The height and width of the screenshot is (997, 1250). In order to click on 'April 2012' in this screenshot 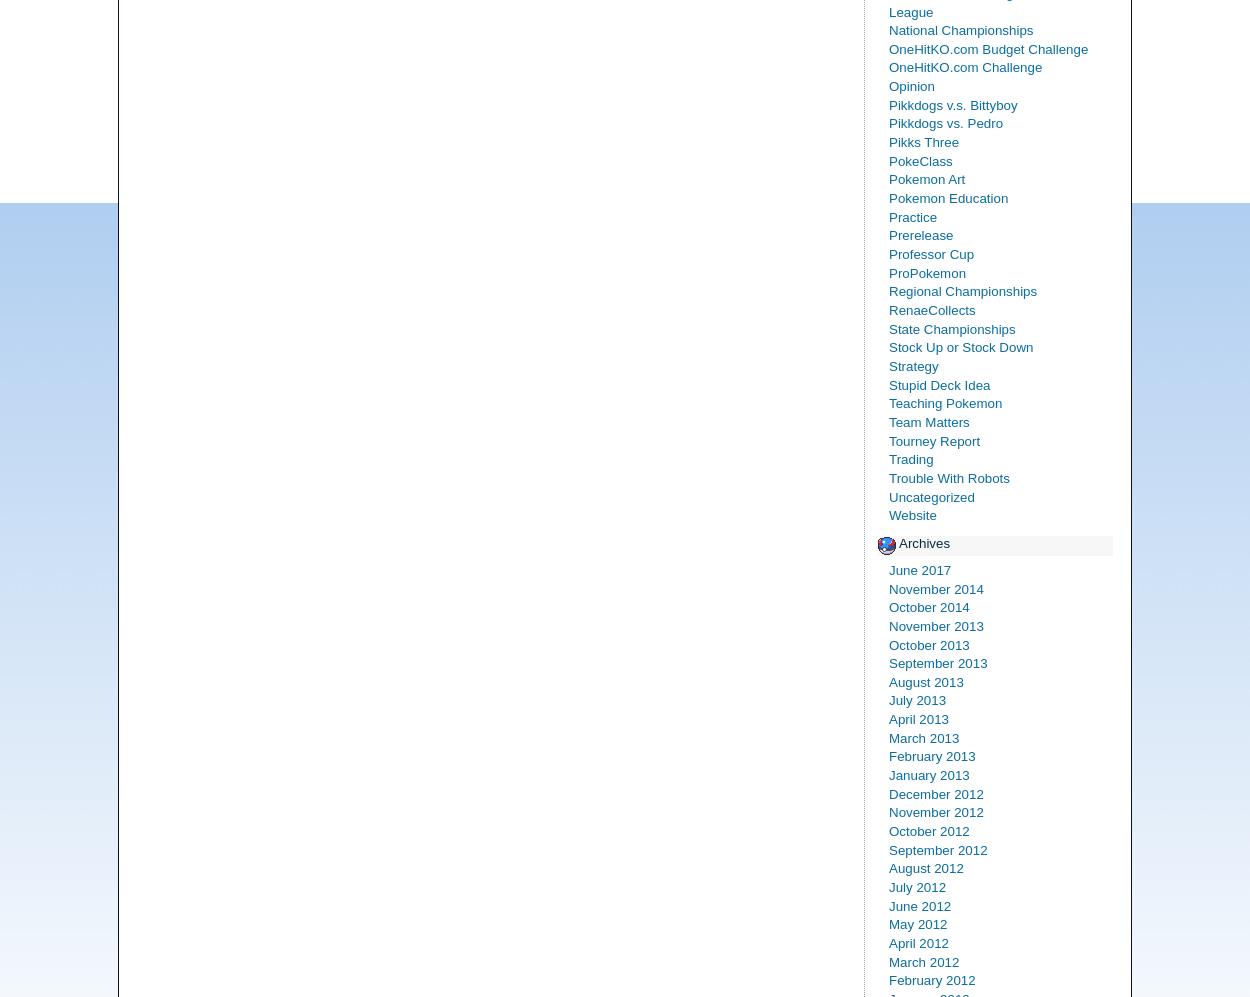, I will do `click(919, 943)`.